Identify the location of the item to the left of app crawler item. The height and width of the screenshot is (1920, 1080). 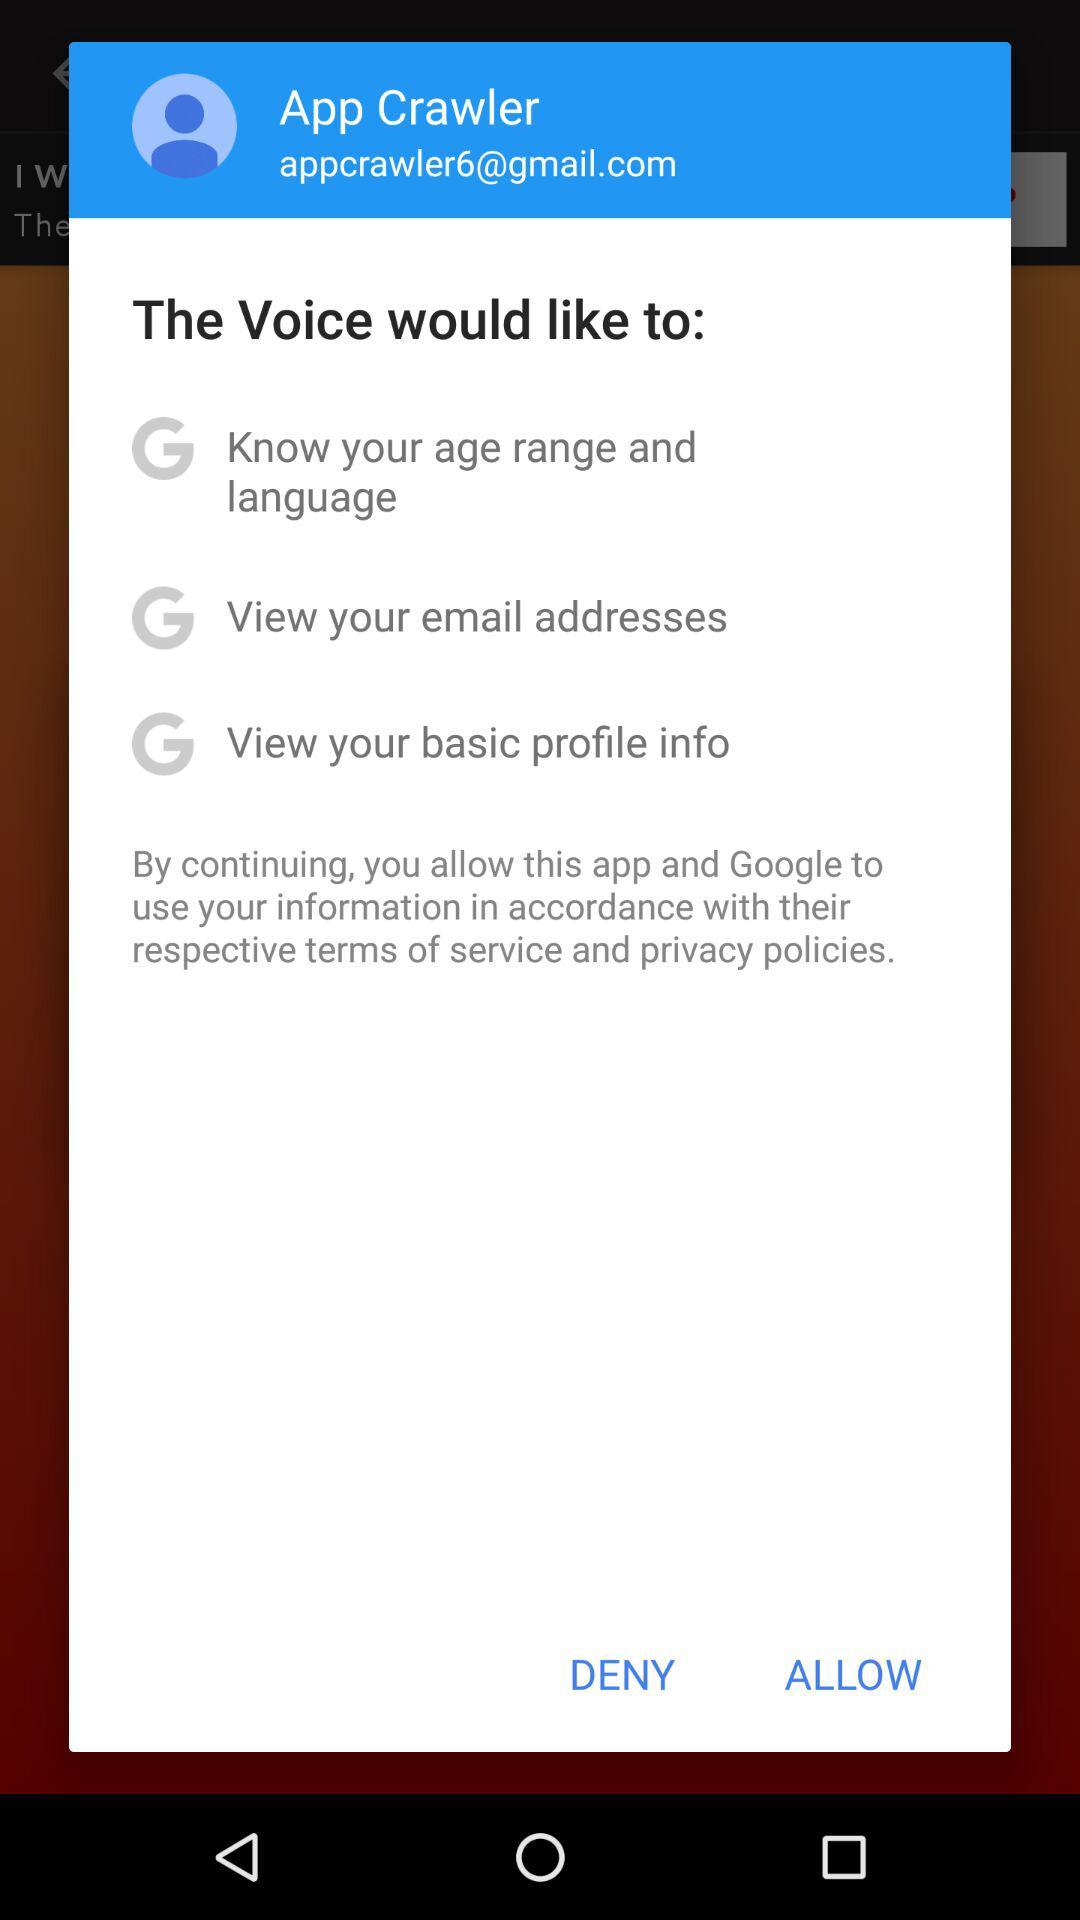
(184, 124).